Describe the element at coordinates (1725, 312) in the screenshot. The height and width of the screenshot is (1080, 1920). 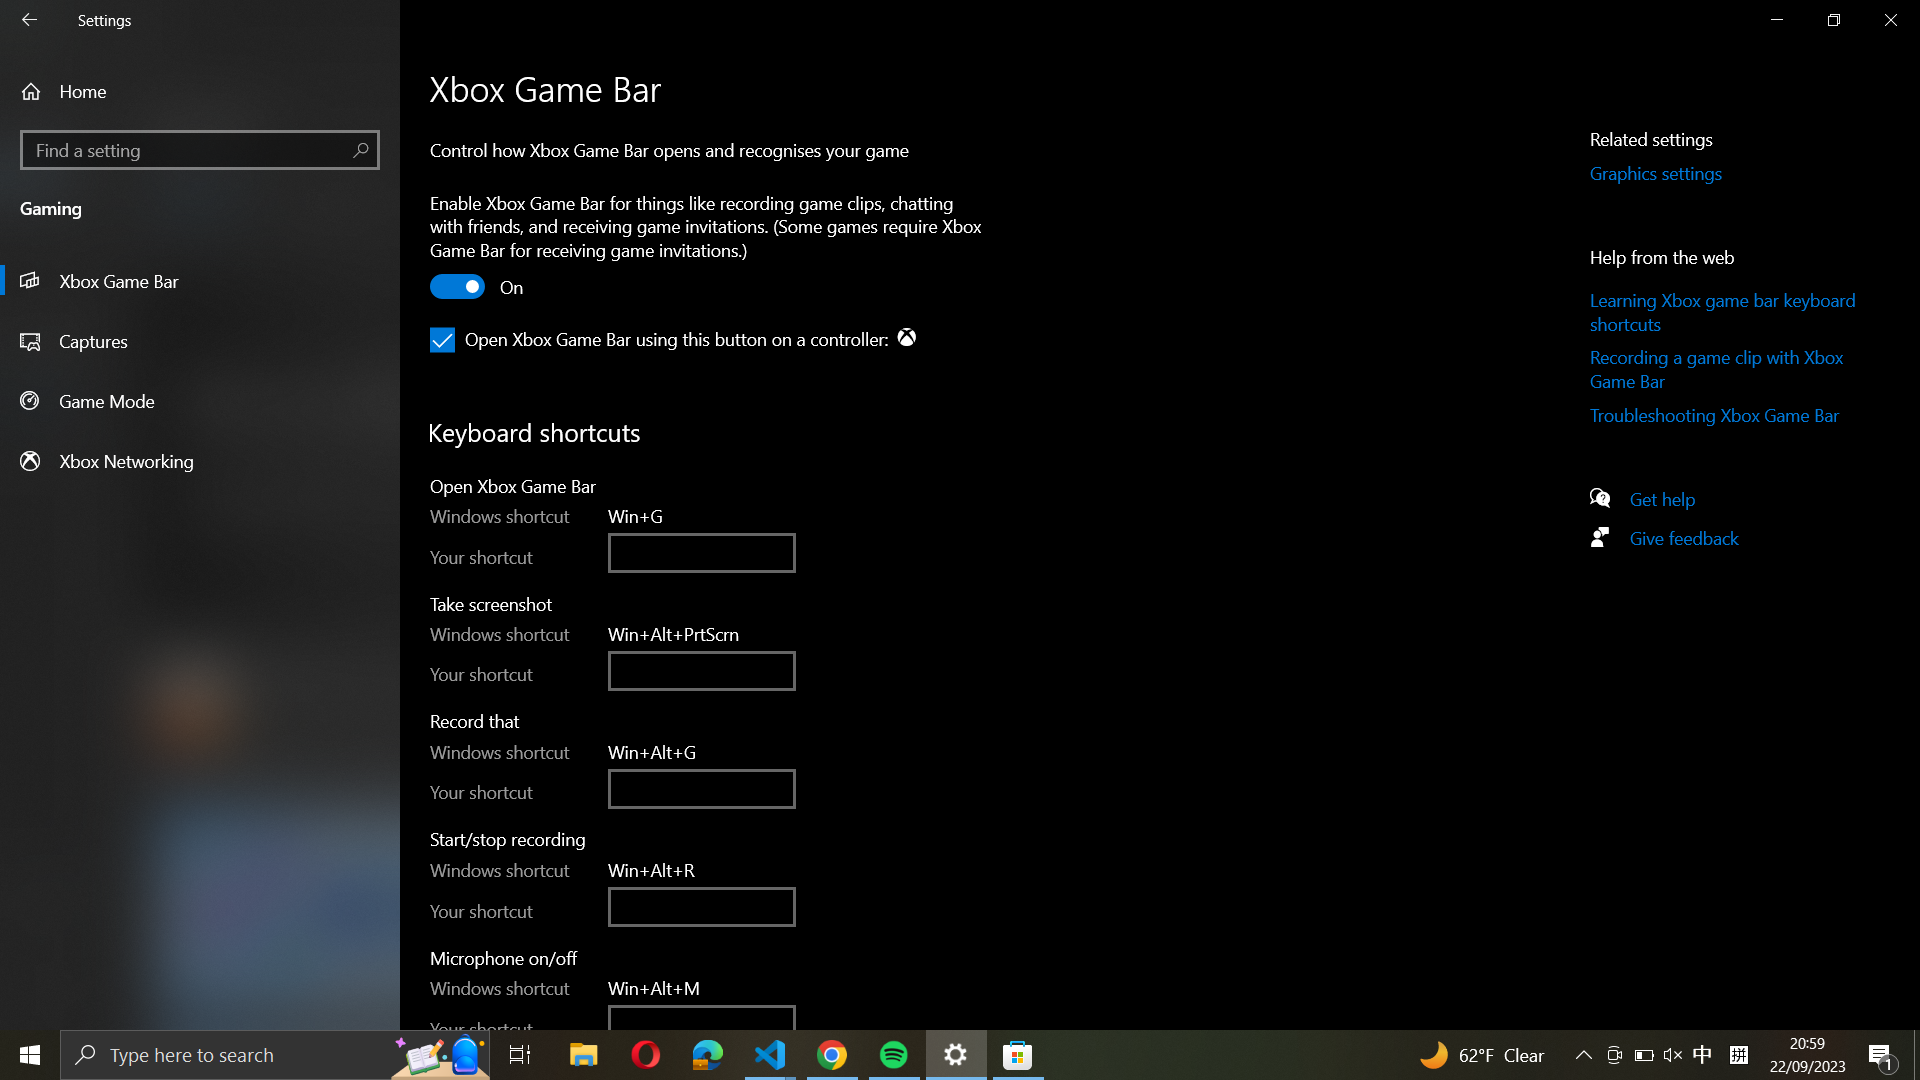
I see `the Xbox Game Bar Keyboard Shortcuts learning page` at that location.